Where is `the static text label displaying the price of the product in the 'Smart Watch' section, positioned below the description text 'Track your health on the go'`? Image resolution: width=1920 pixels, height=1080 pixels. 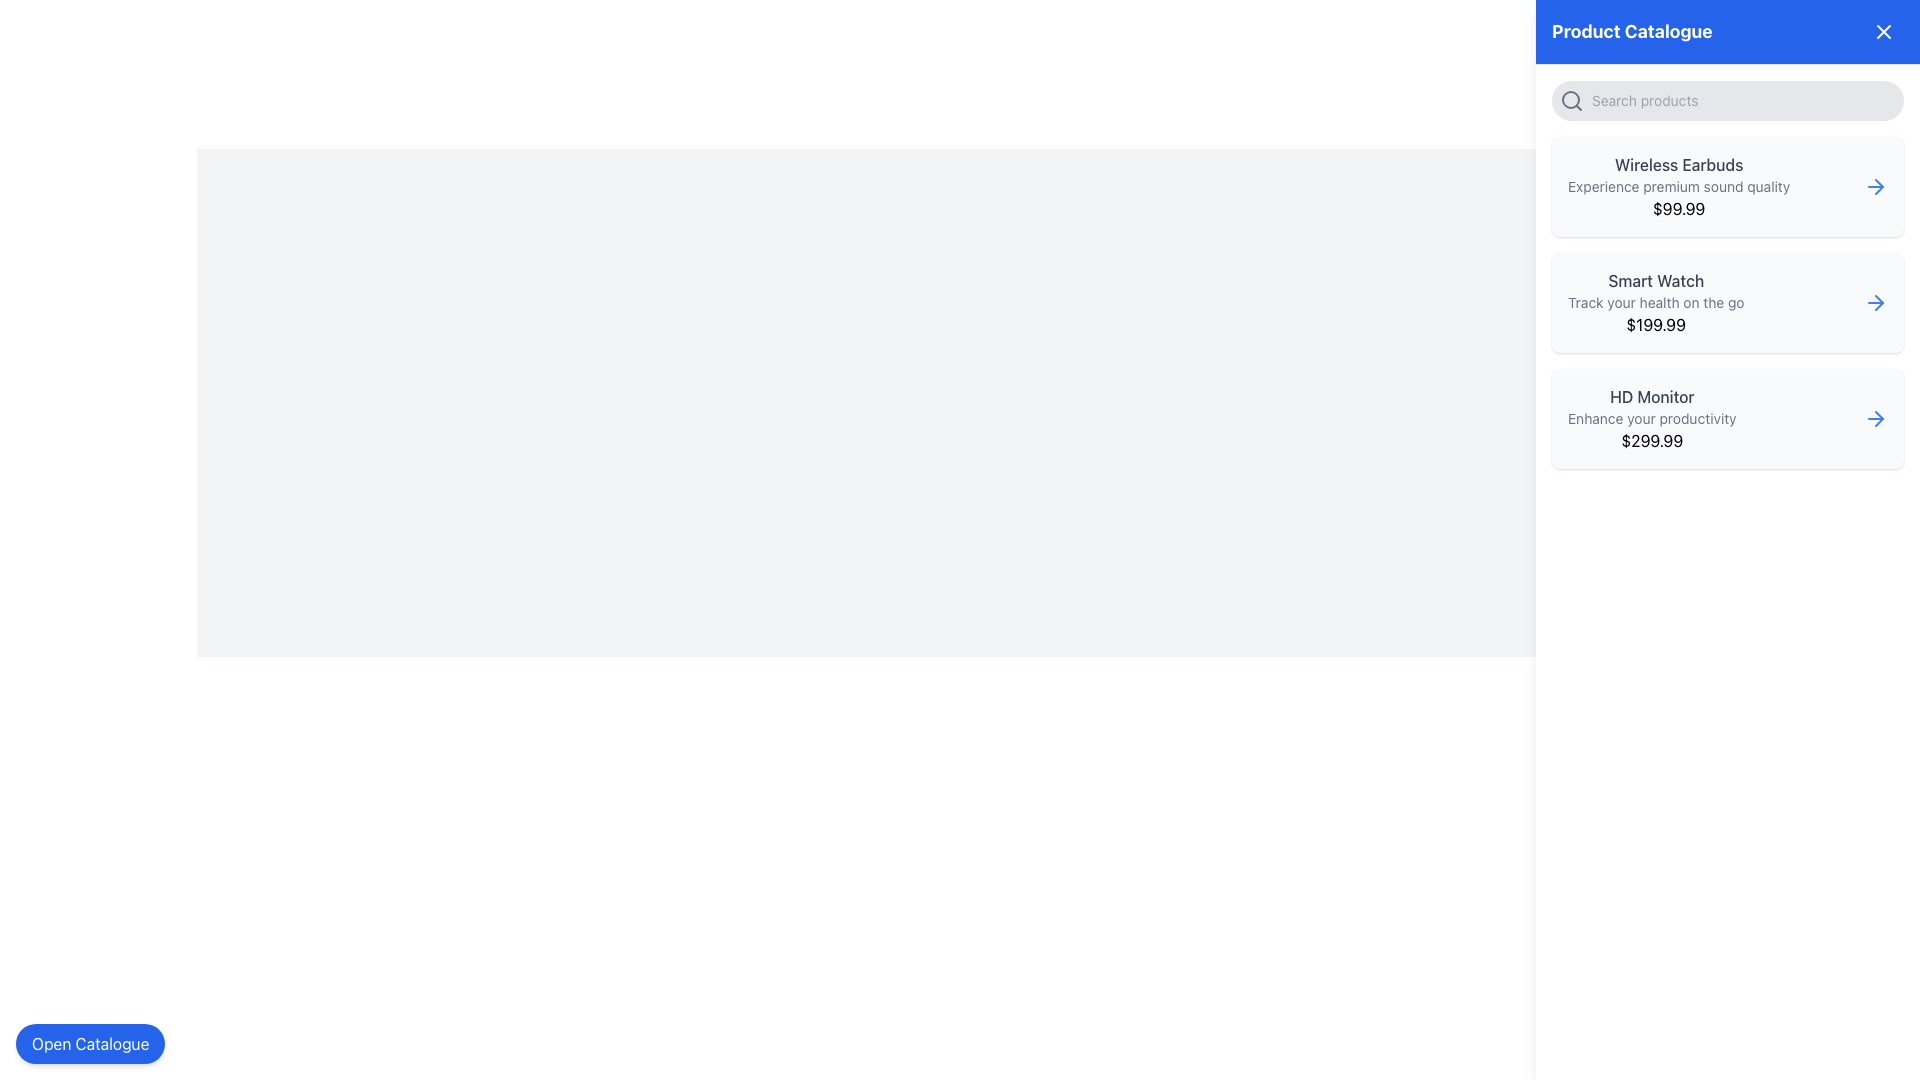 the static text label displaying the price of the product in the 'Smart Watch' section, positioned below the description text 'Track your health on the go' is located at coordinates (1656, 323).